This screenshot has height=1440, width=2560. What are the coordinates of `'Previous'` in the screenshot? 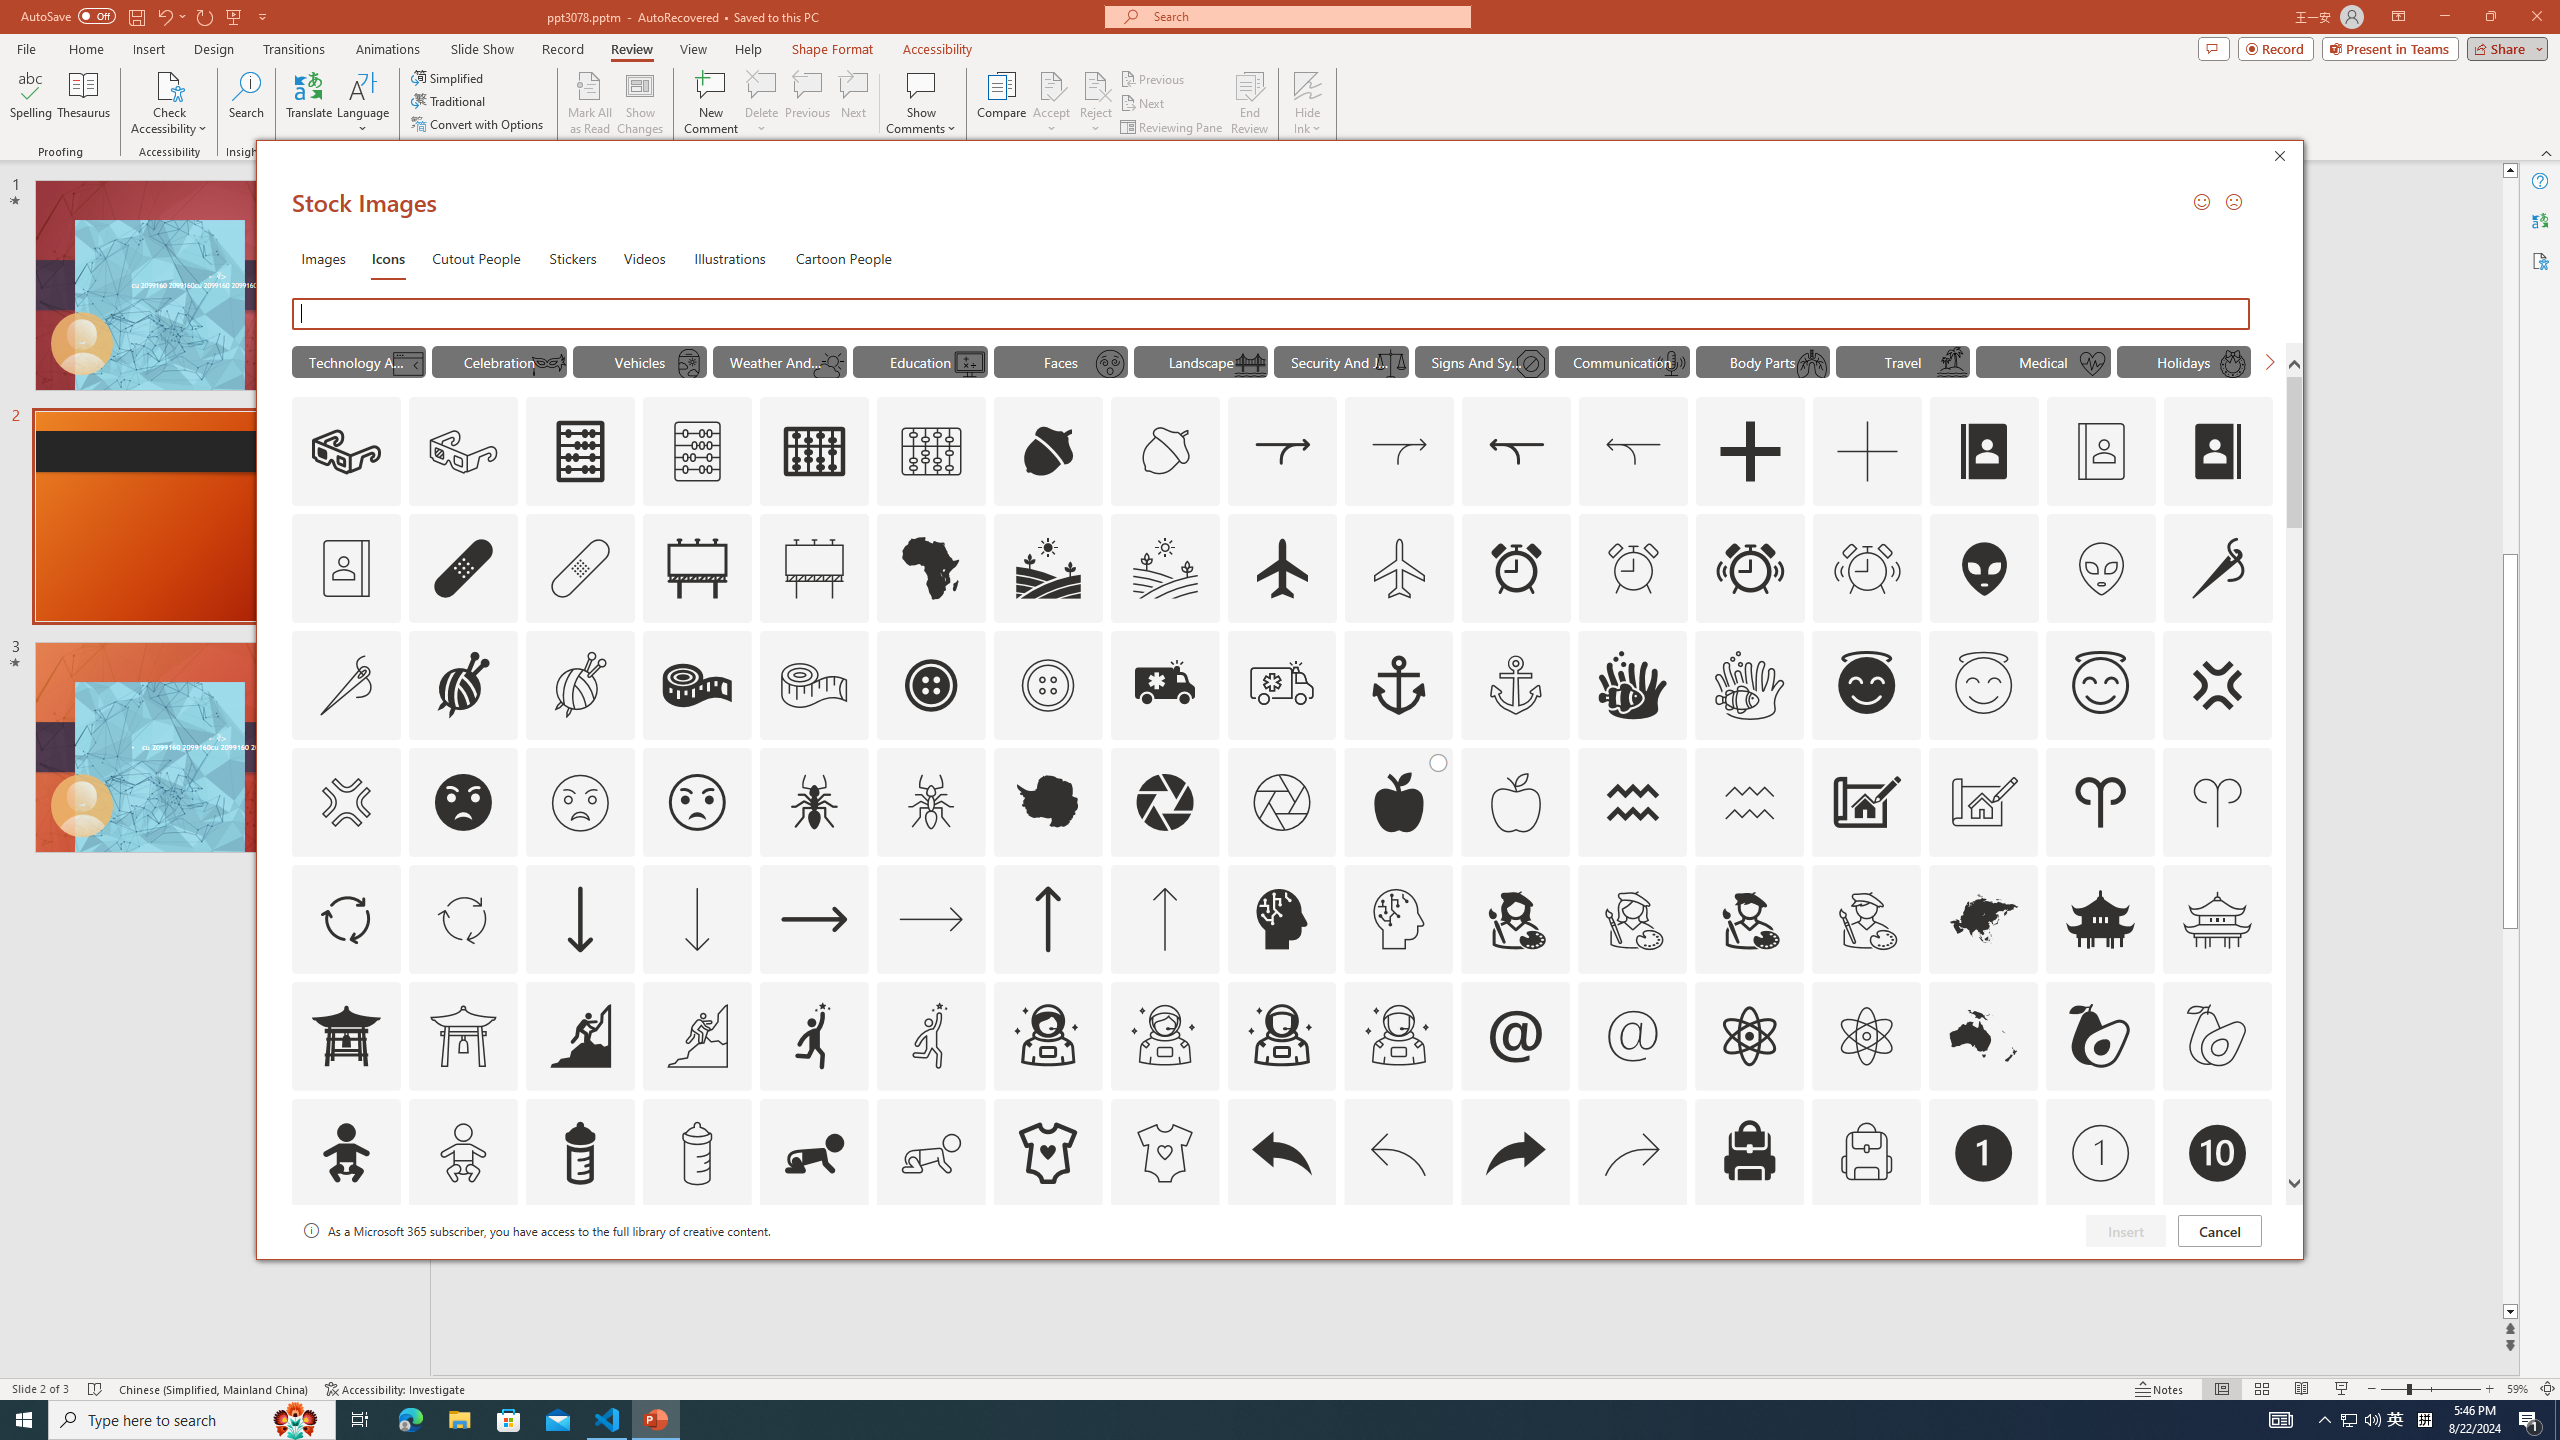 It's located at (1153, 78).